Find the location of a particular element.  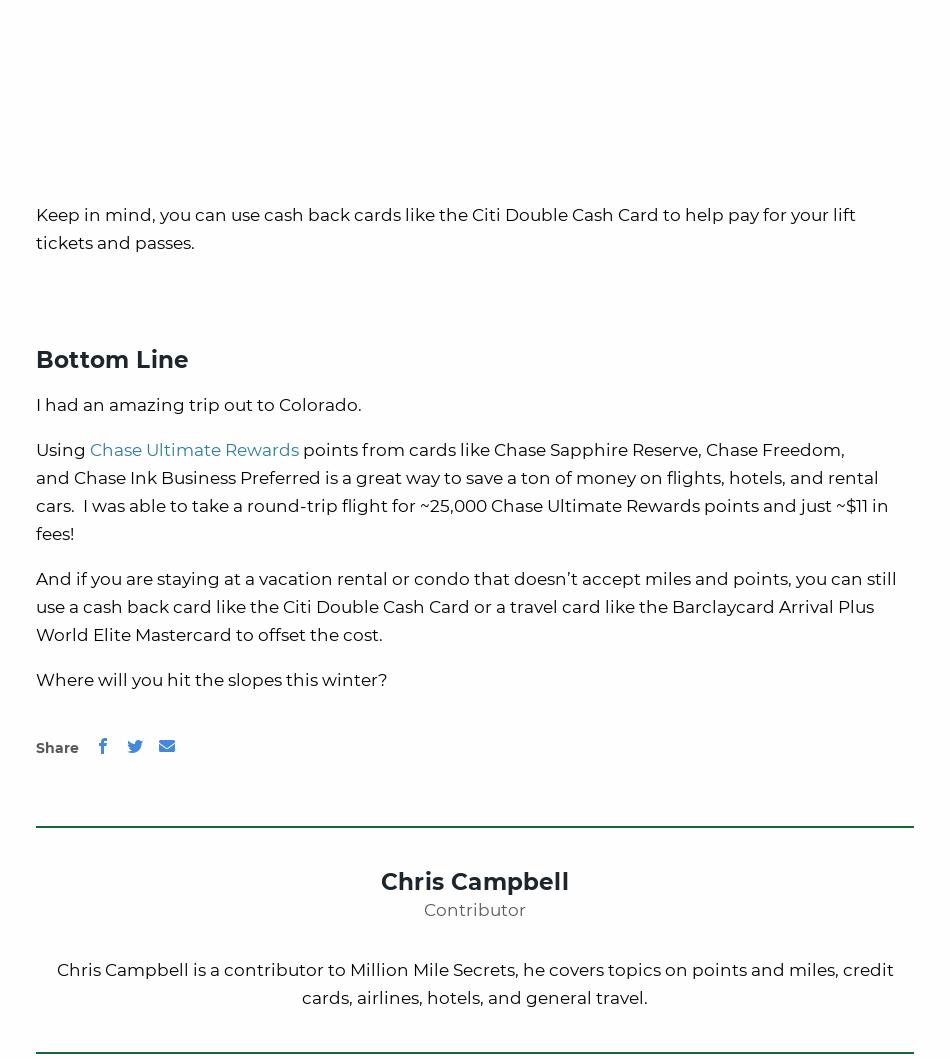

'Chris Campbell is a contributor to Million Mile Secrets, he covers topics on points and miles, credit cards, airlines, hotels, and general travel.' is located at coordinates (473, 981).